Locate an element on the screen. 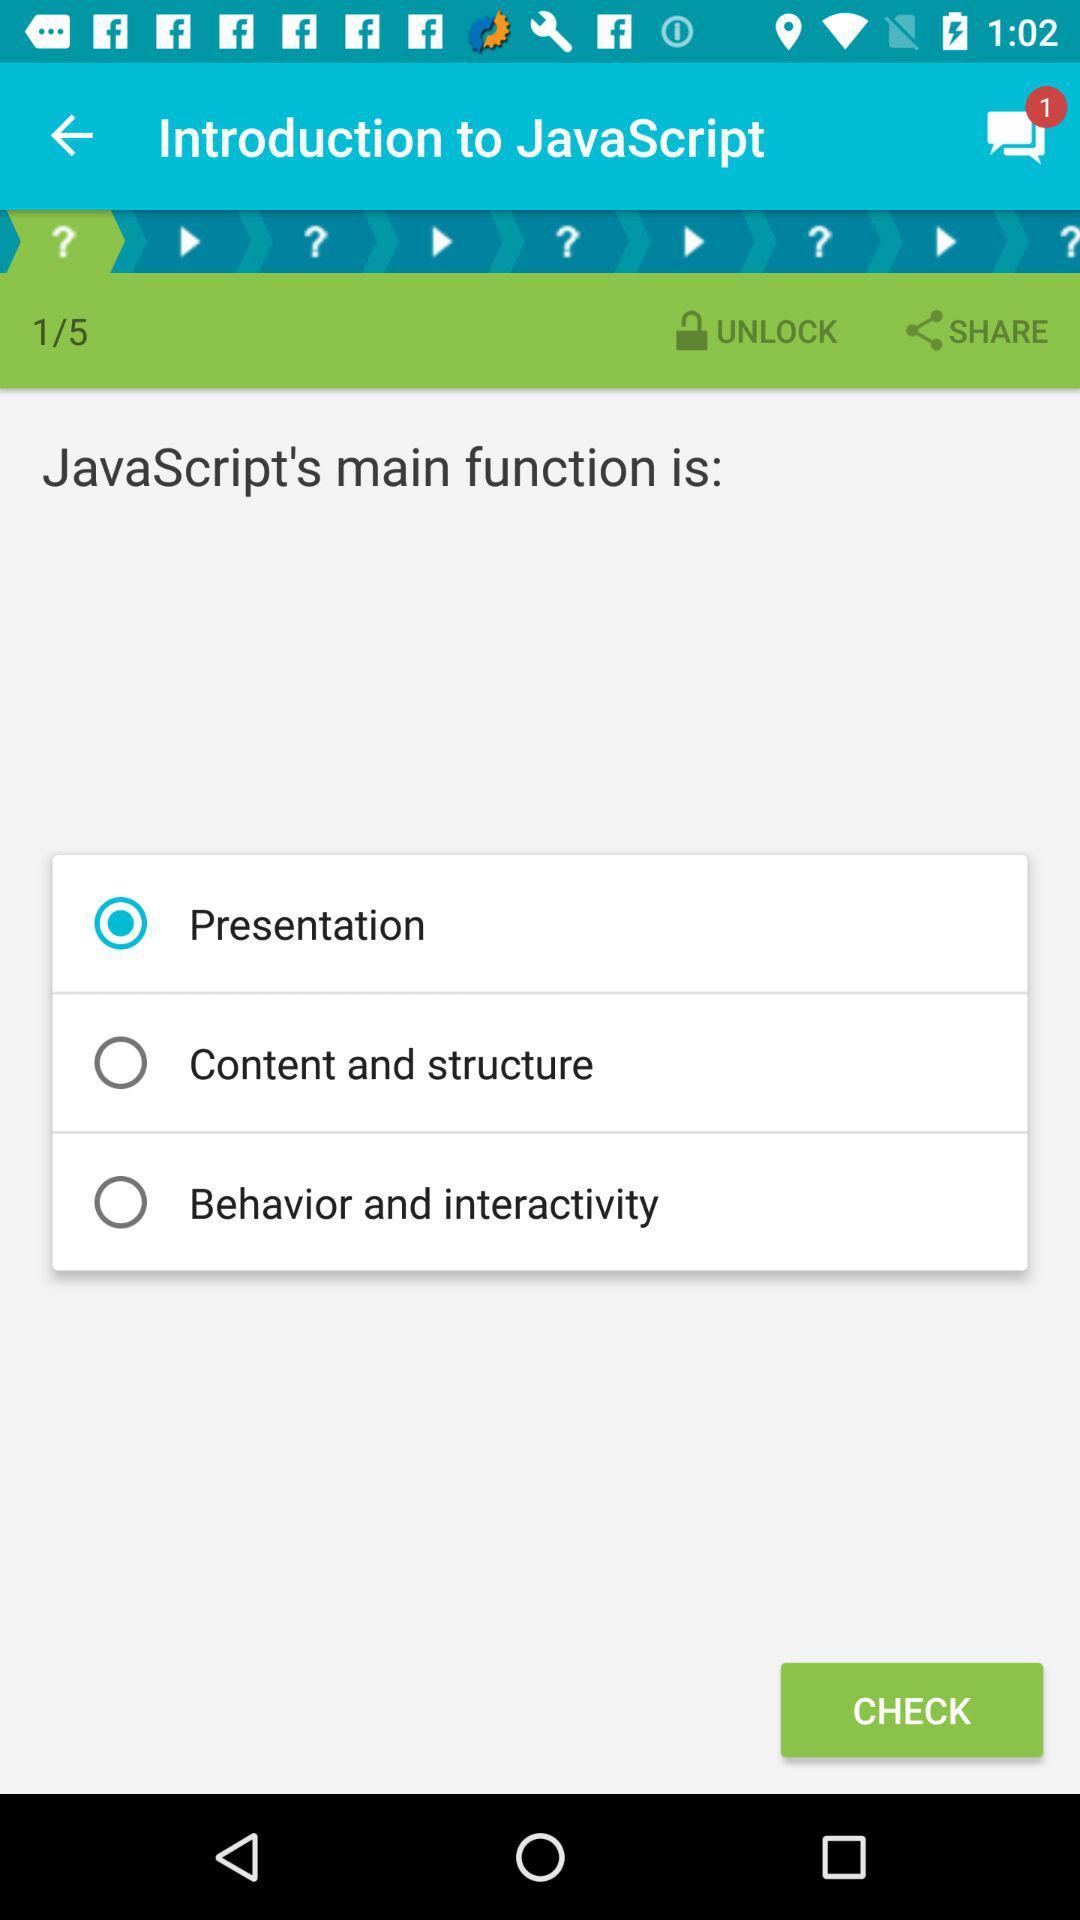  selected tab is located at coordinates (1043, 240).